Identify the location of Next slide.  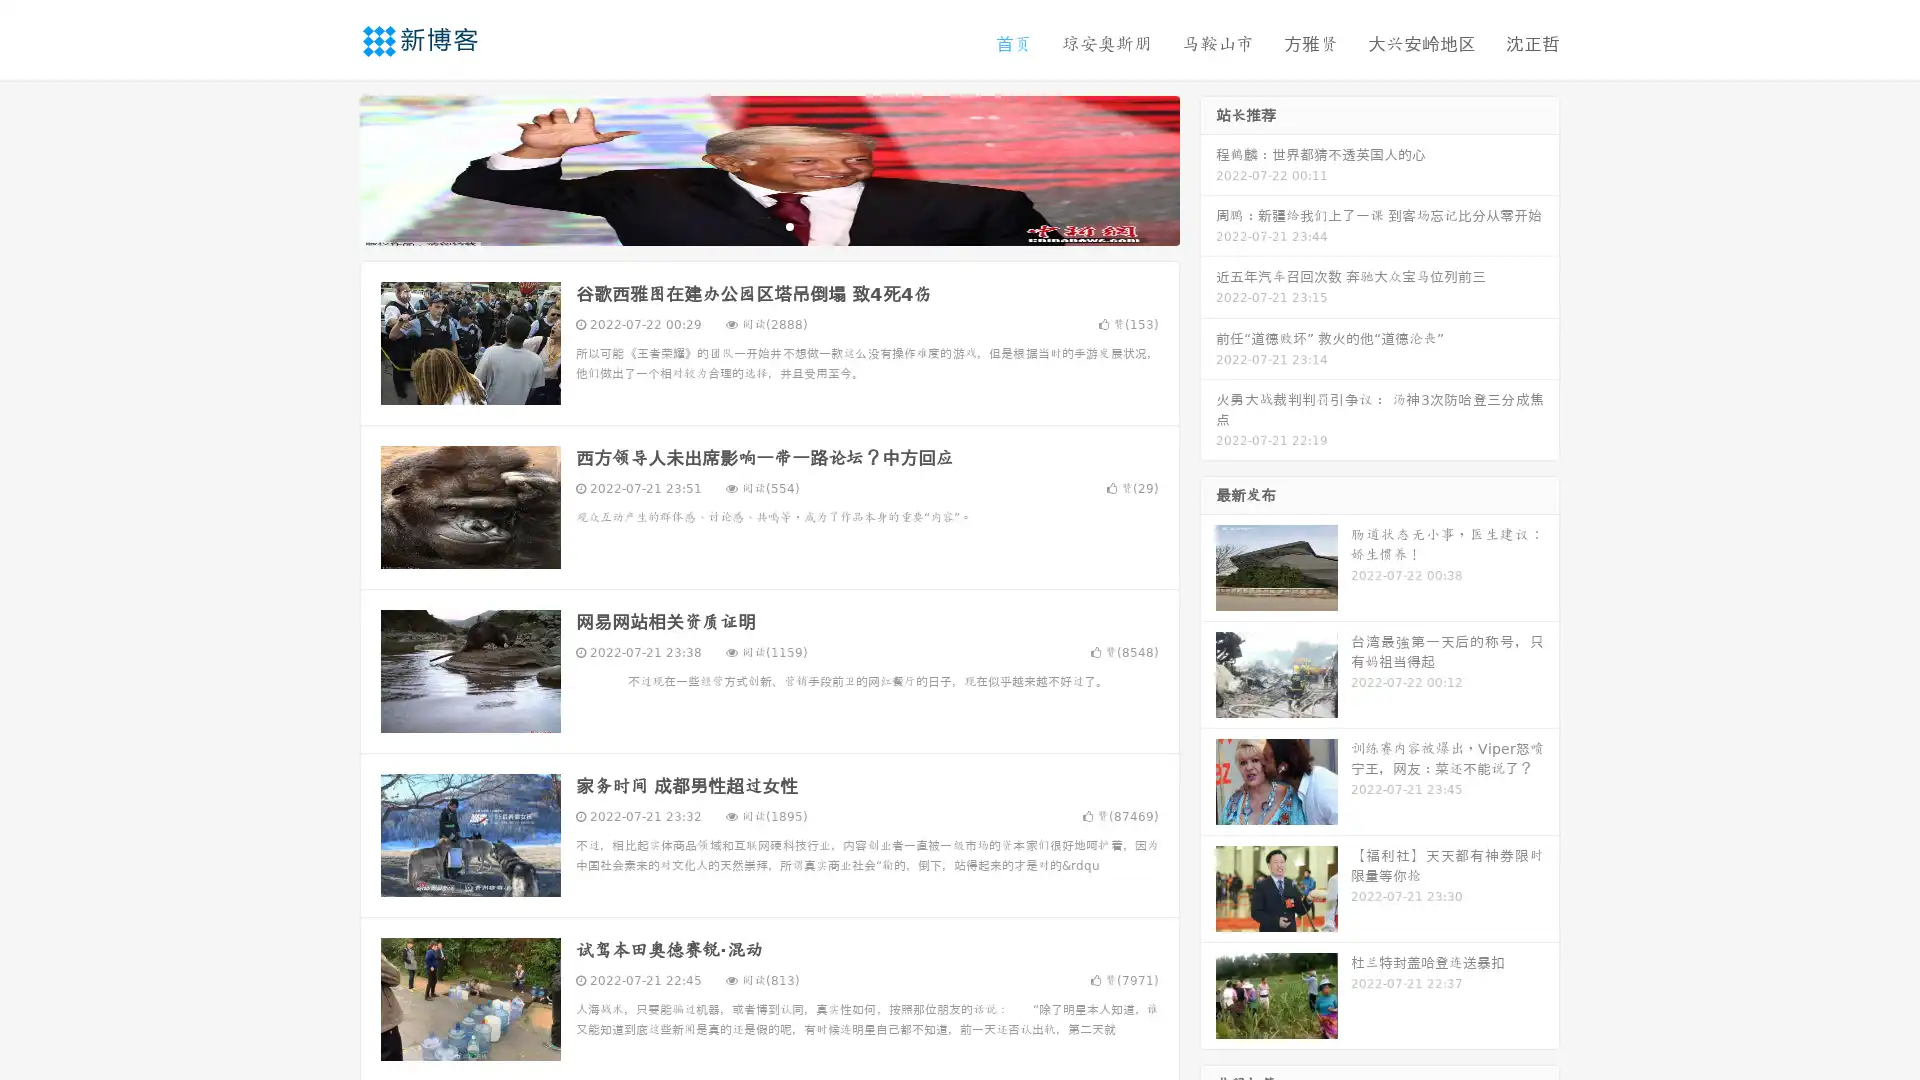
(1208, 168).